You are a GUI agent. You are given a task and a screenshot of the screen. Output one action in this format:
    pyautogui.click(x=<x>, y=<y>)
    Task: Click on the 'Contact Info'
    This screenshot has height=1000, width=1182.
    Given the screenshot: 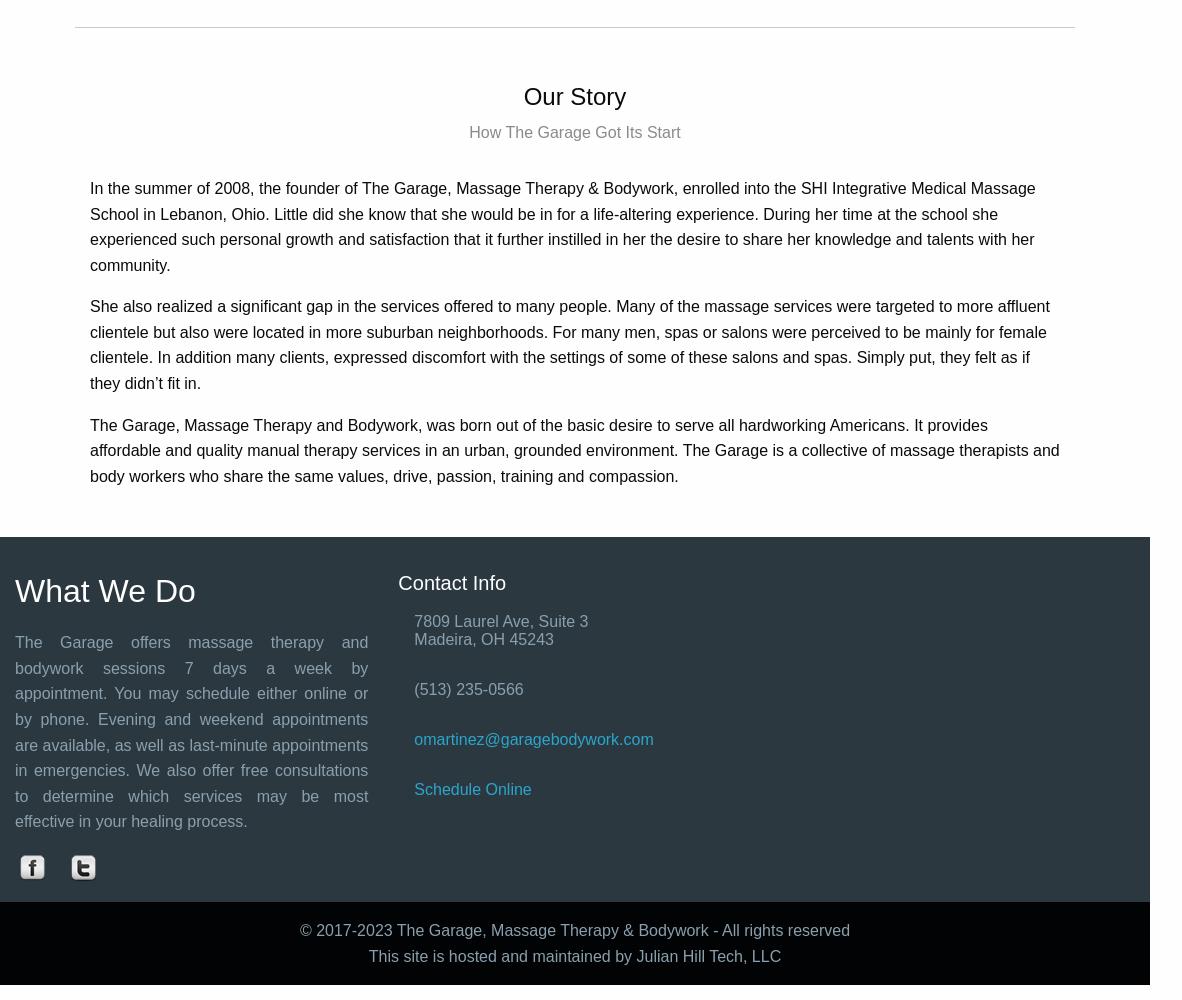 What is the action you would take?
    pyautogui.click(x=396, y=582)
    